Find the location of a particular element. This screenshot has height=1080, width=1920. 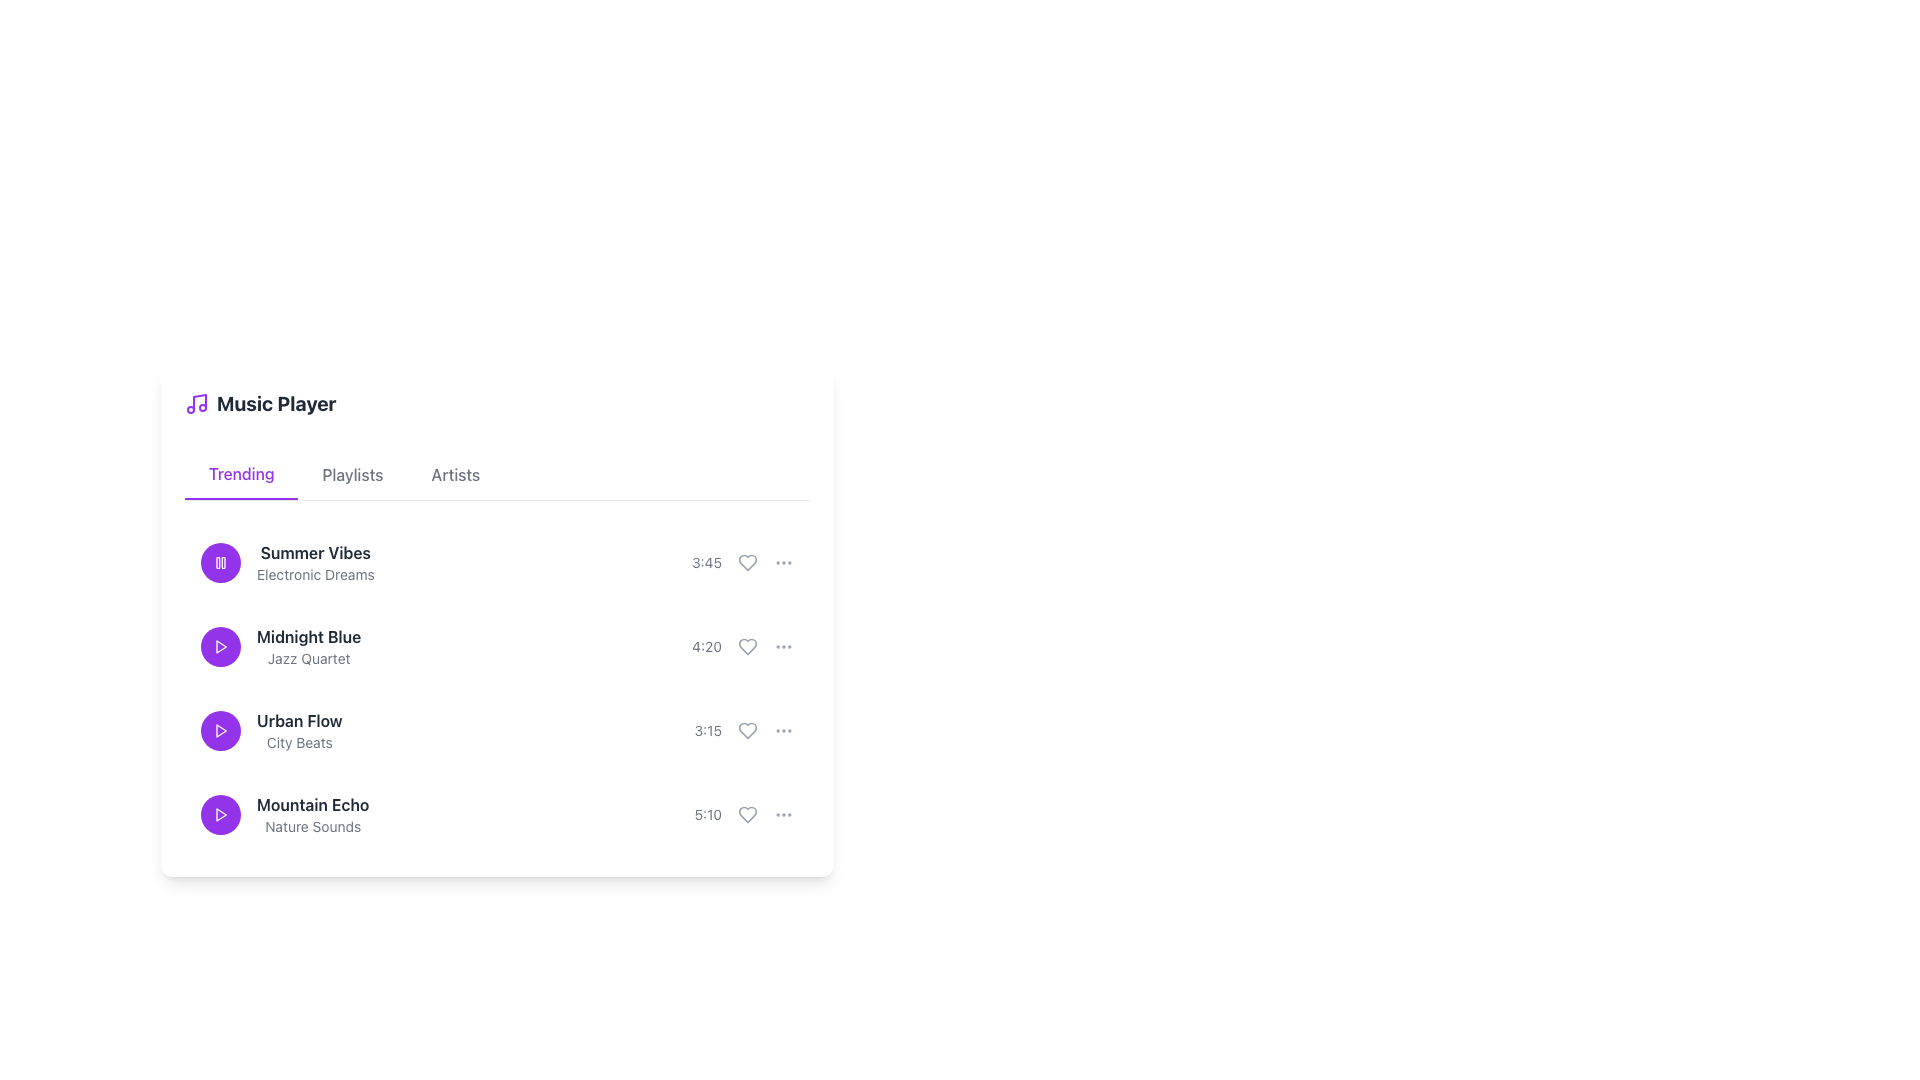

the circular purple button featuring a white pause icon is located at coordinates (220, 563).